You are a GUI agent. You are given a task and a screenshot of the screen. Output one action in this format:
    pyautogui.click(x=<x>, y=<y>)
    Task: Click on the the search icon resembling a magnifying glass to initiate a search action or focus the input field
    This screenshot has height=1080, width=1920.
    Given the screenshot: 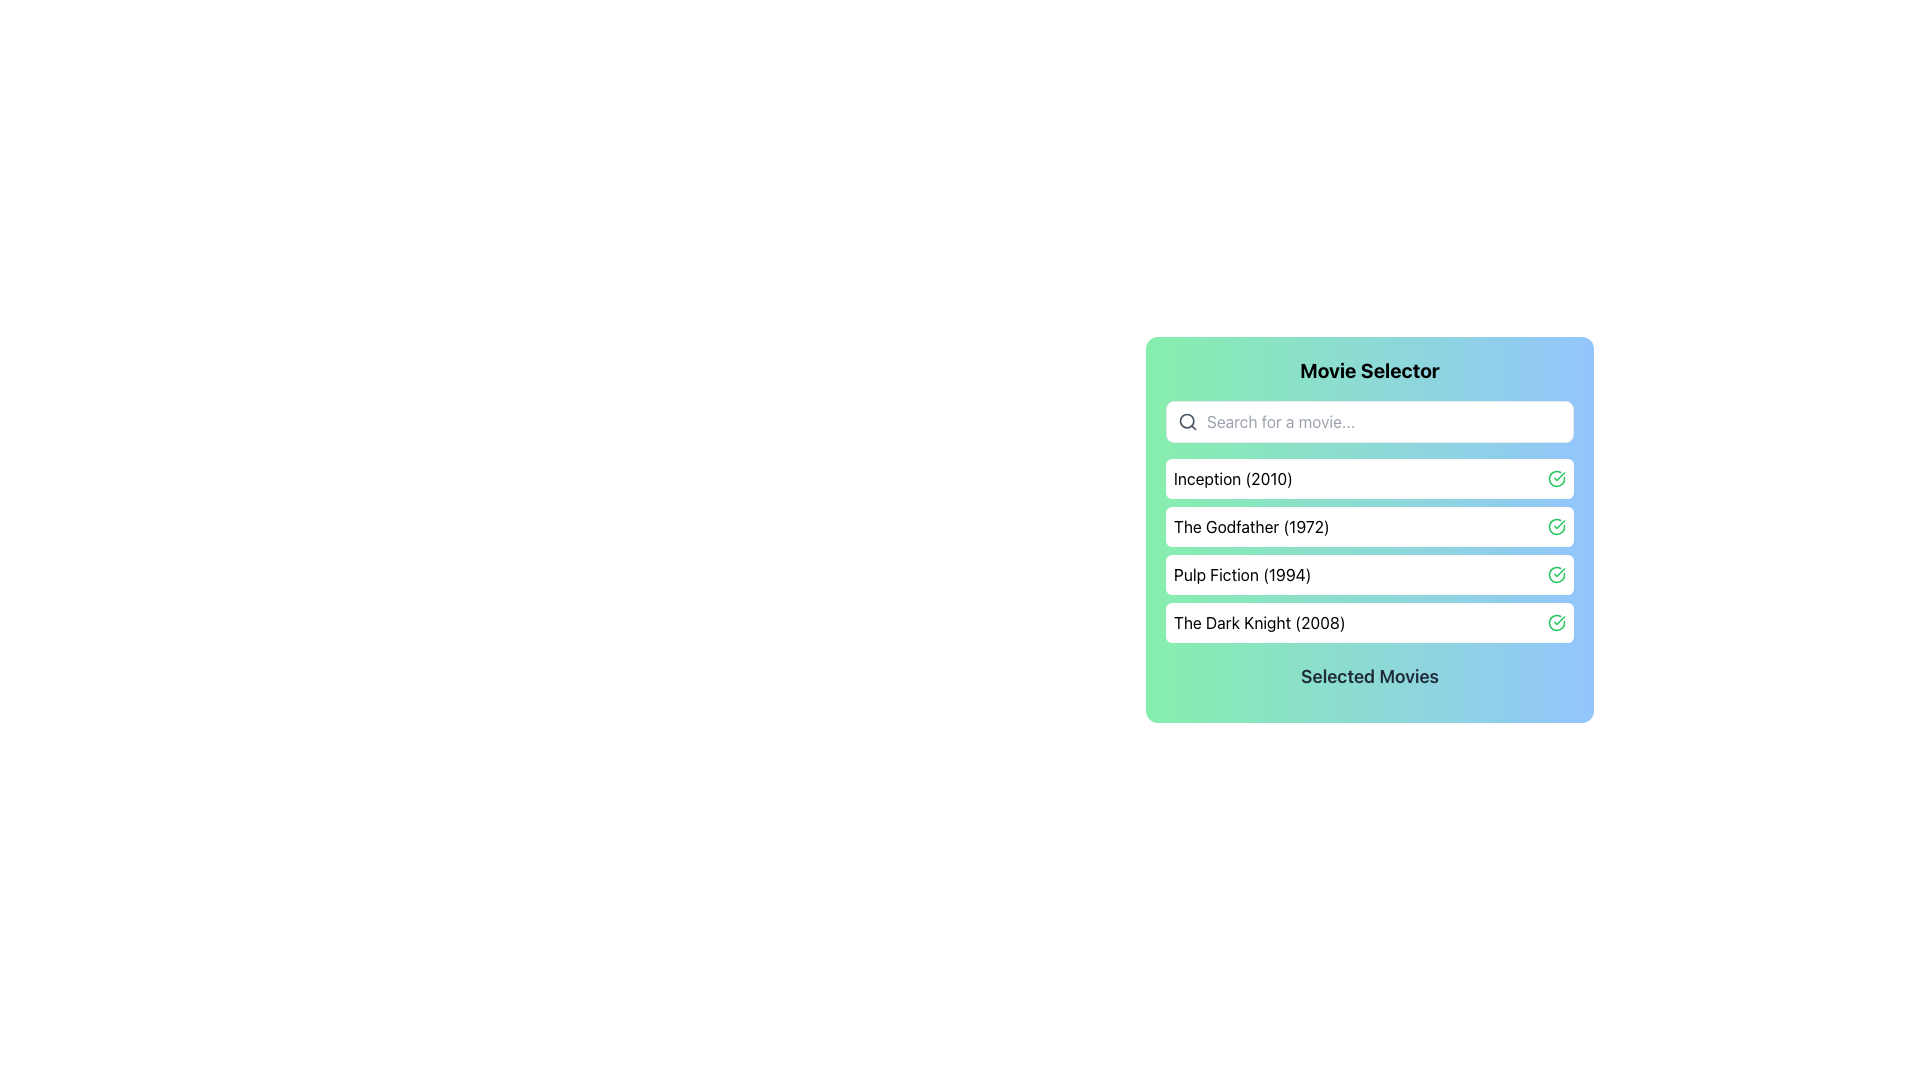 What is the action you would take?
    pyautogui.click(x=1188, y=420)
    